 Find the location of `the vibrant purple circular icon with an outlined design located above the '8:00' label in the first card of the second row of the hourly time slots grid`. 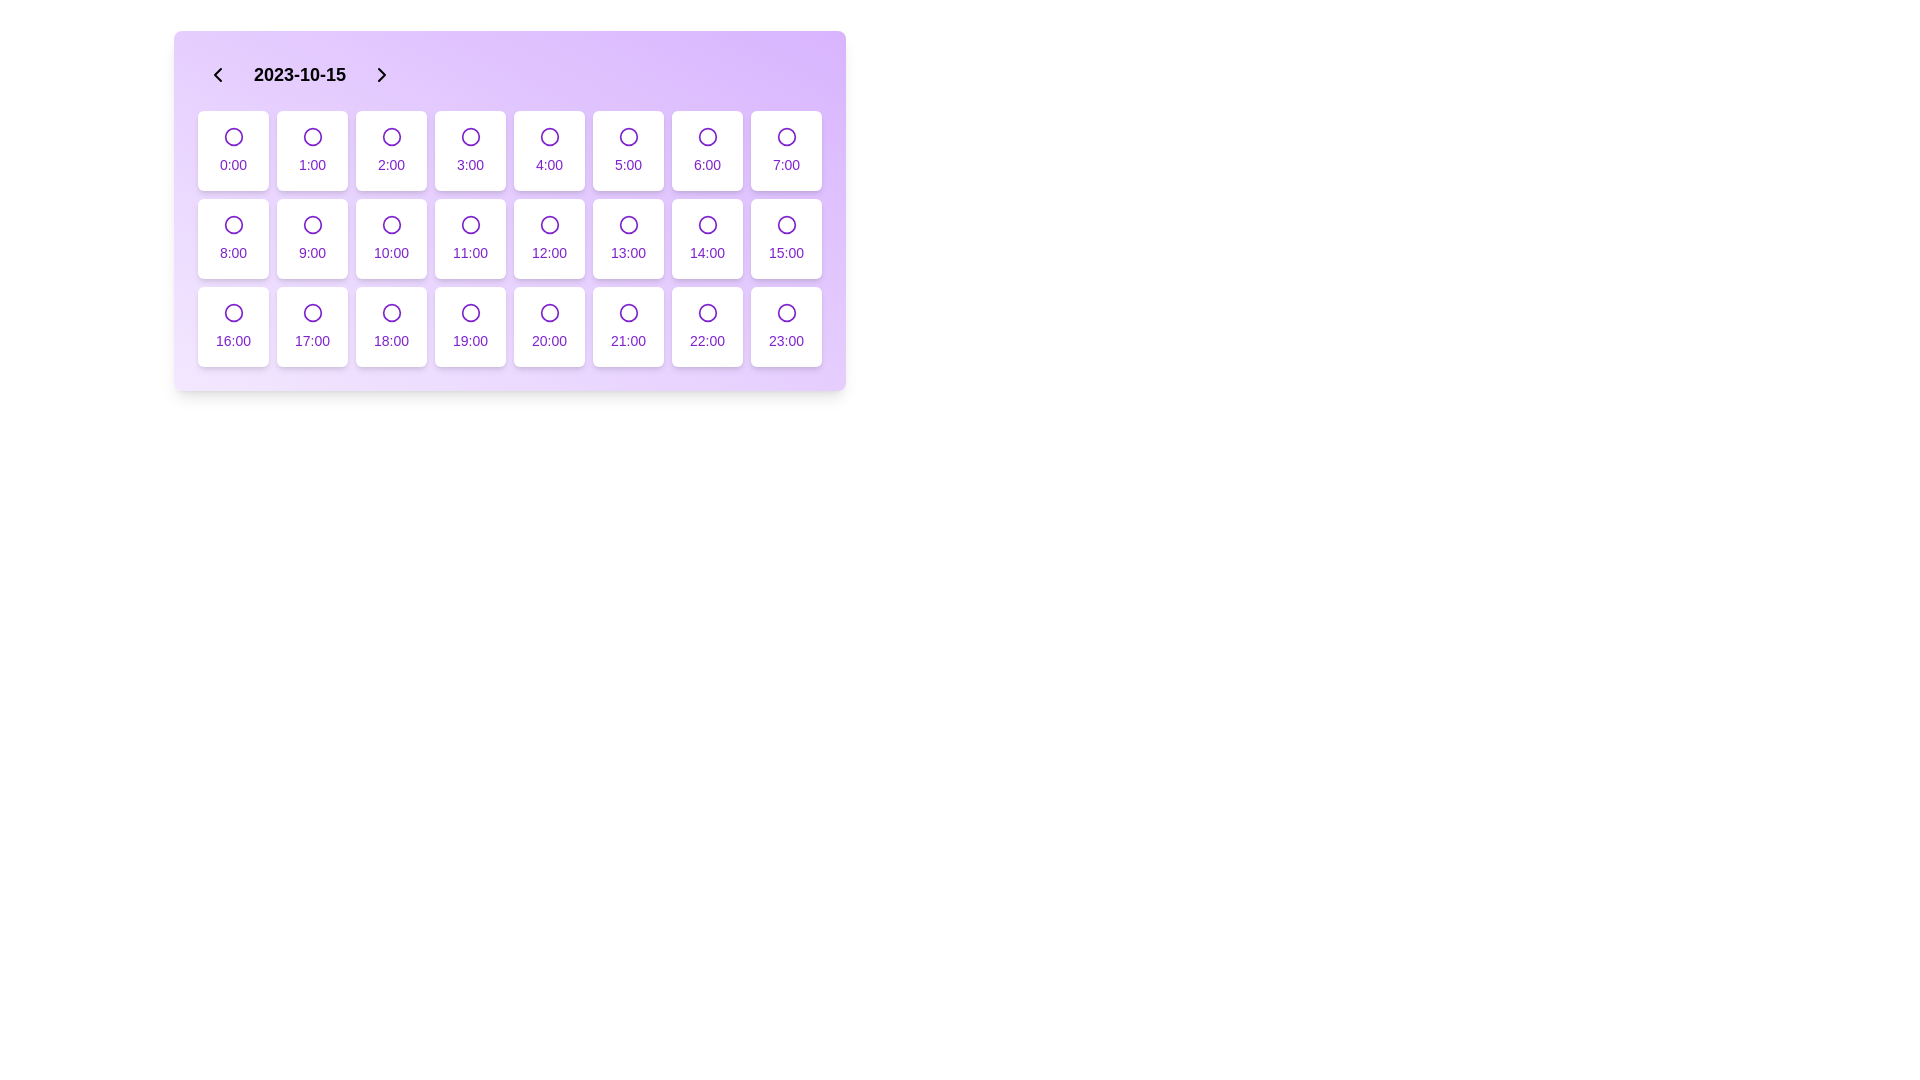

the vibrant purple circular icon with an outlined design located above the '8:00' label in the first card of the second row of the hourly time slots grid is located at coordinates (233, 224).